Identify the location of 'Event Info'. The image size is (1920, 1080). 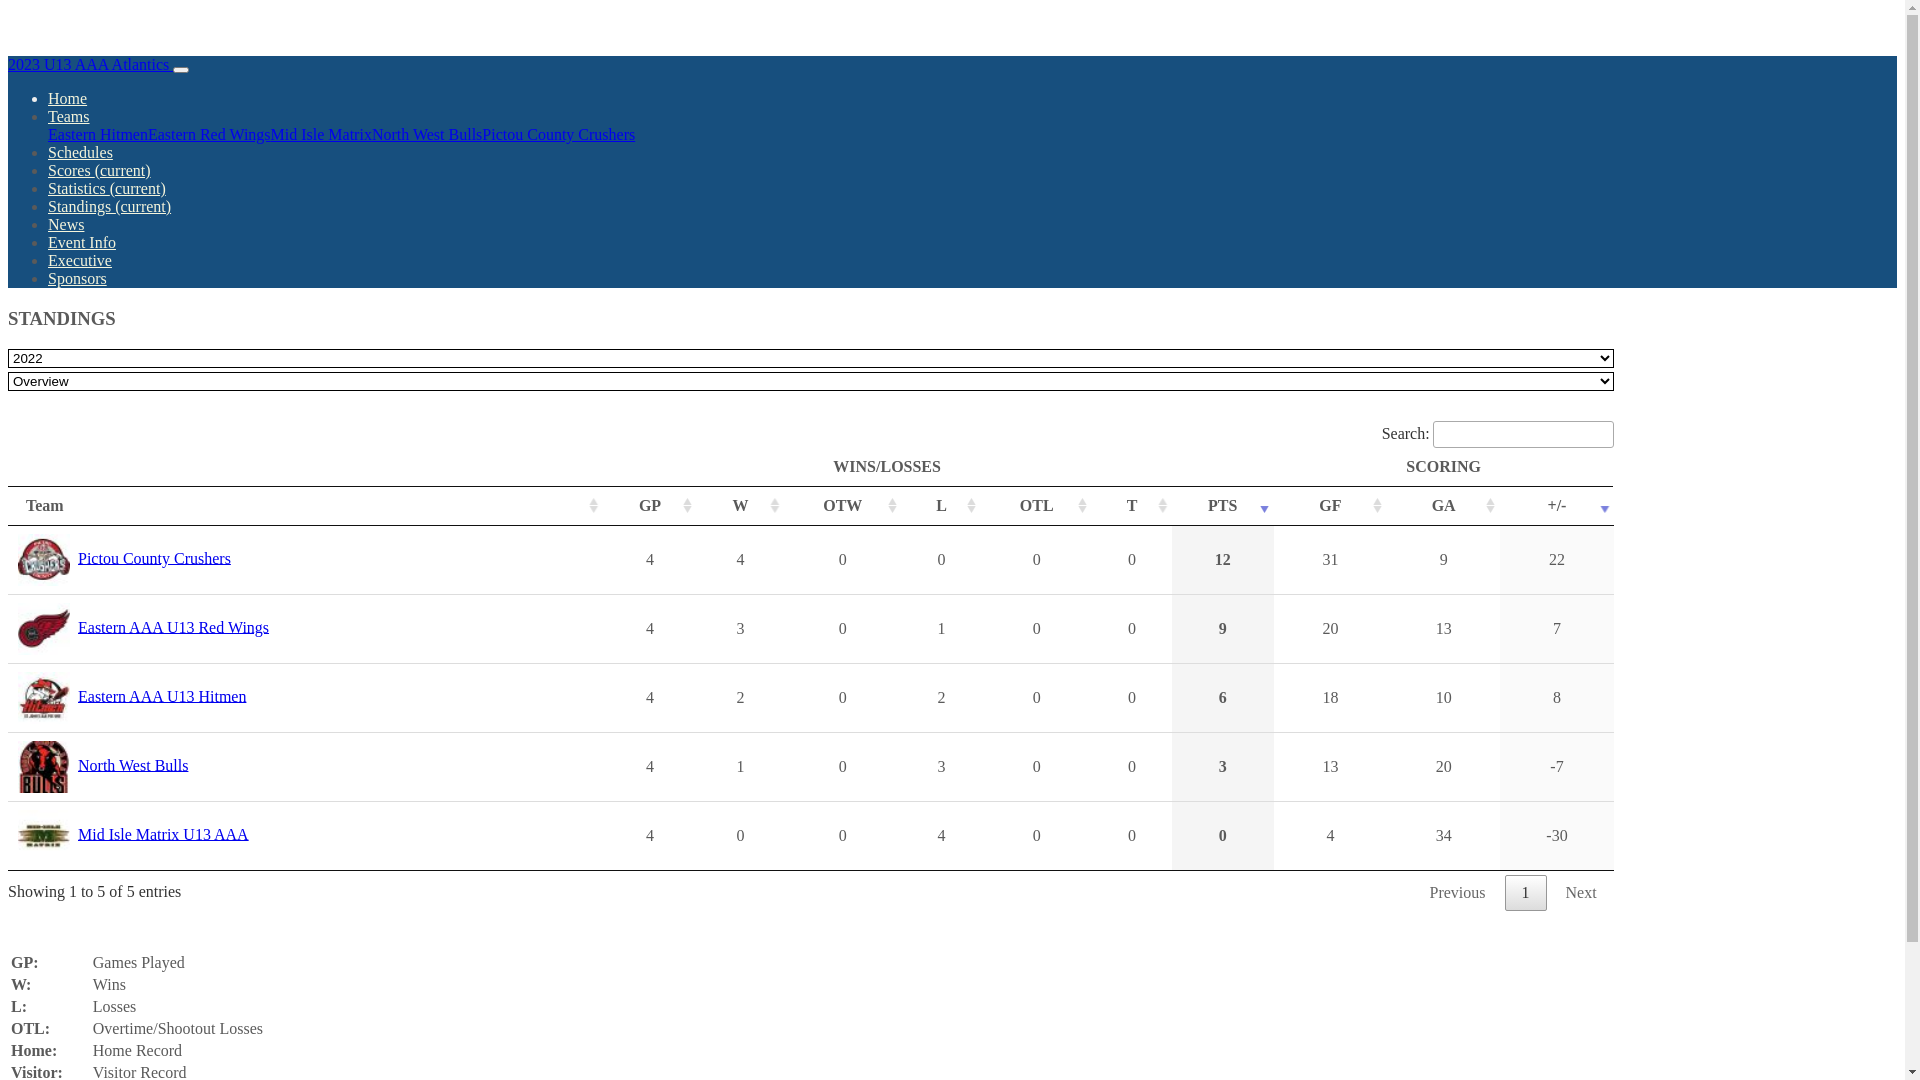
(80, 241).